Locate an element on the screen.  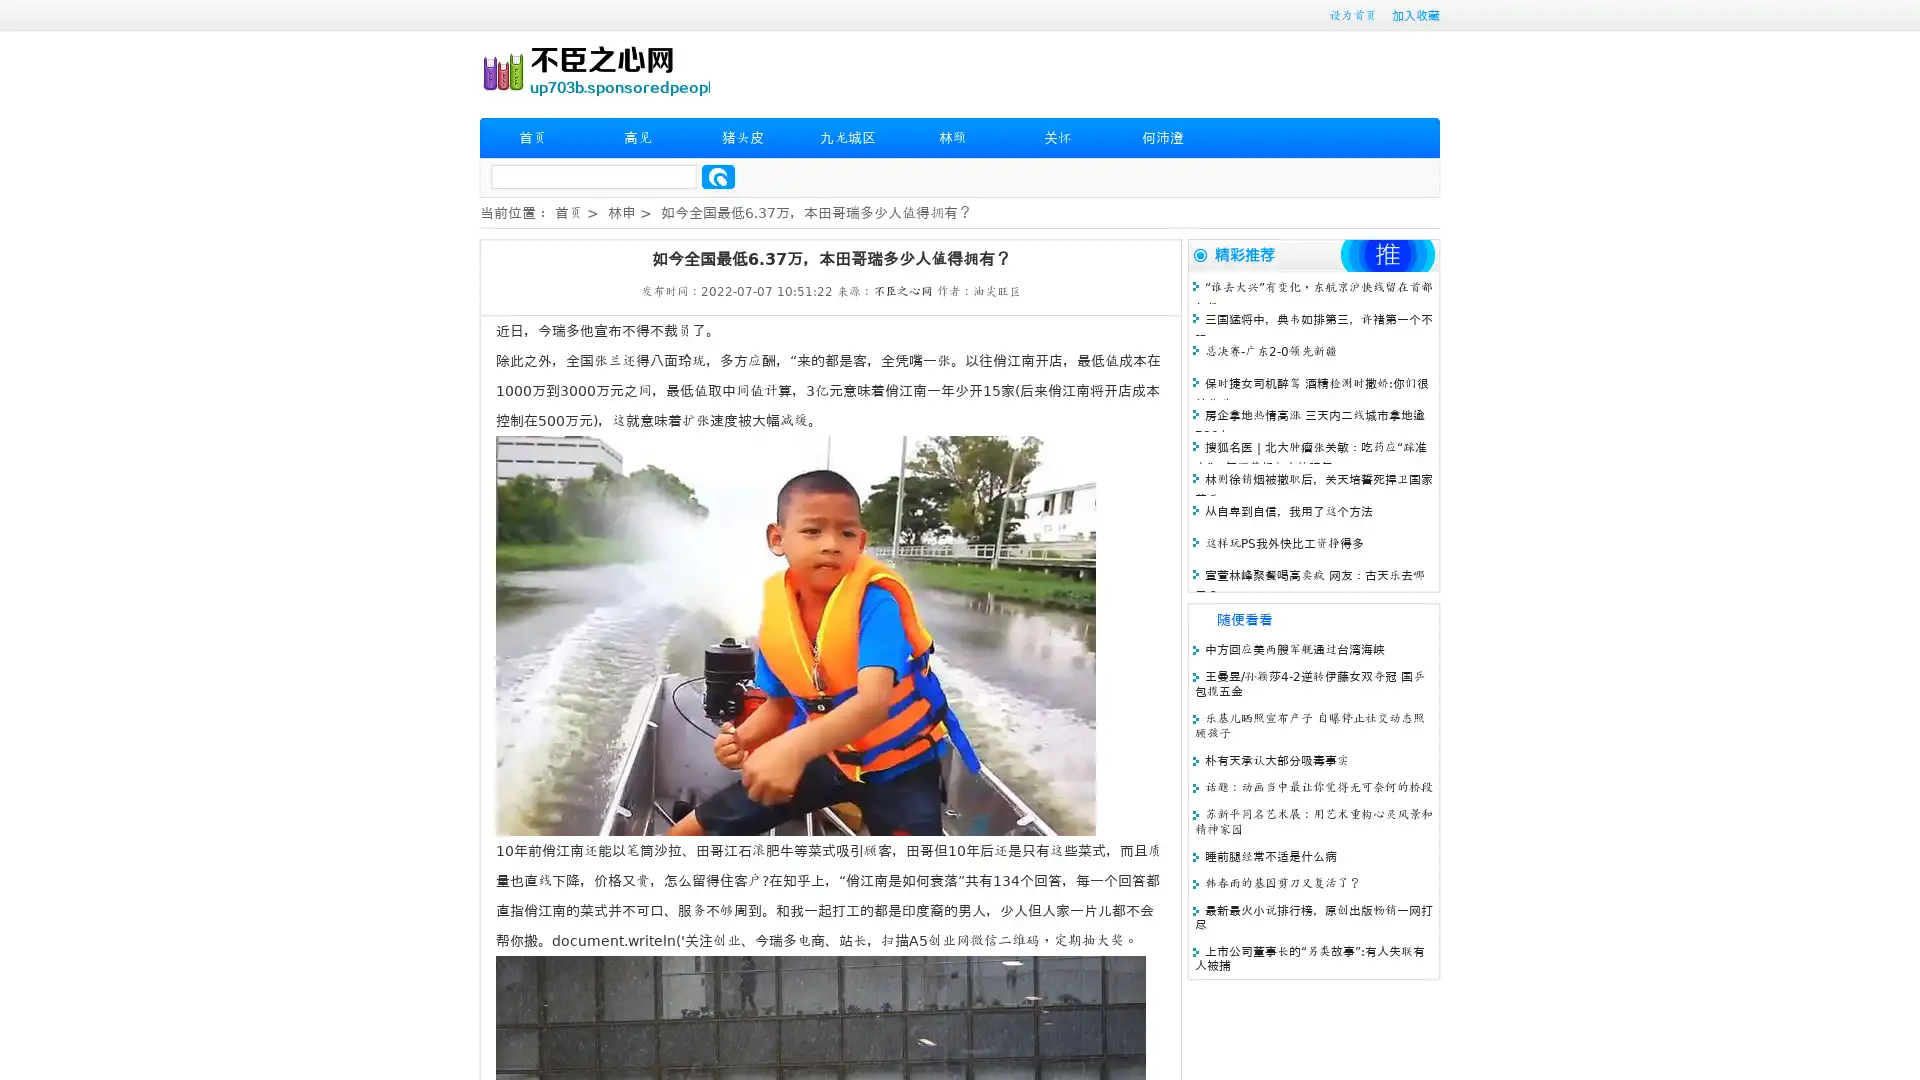
Search is located at coordinates (718, 176).